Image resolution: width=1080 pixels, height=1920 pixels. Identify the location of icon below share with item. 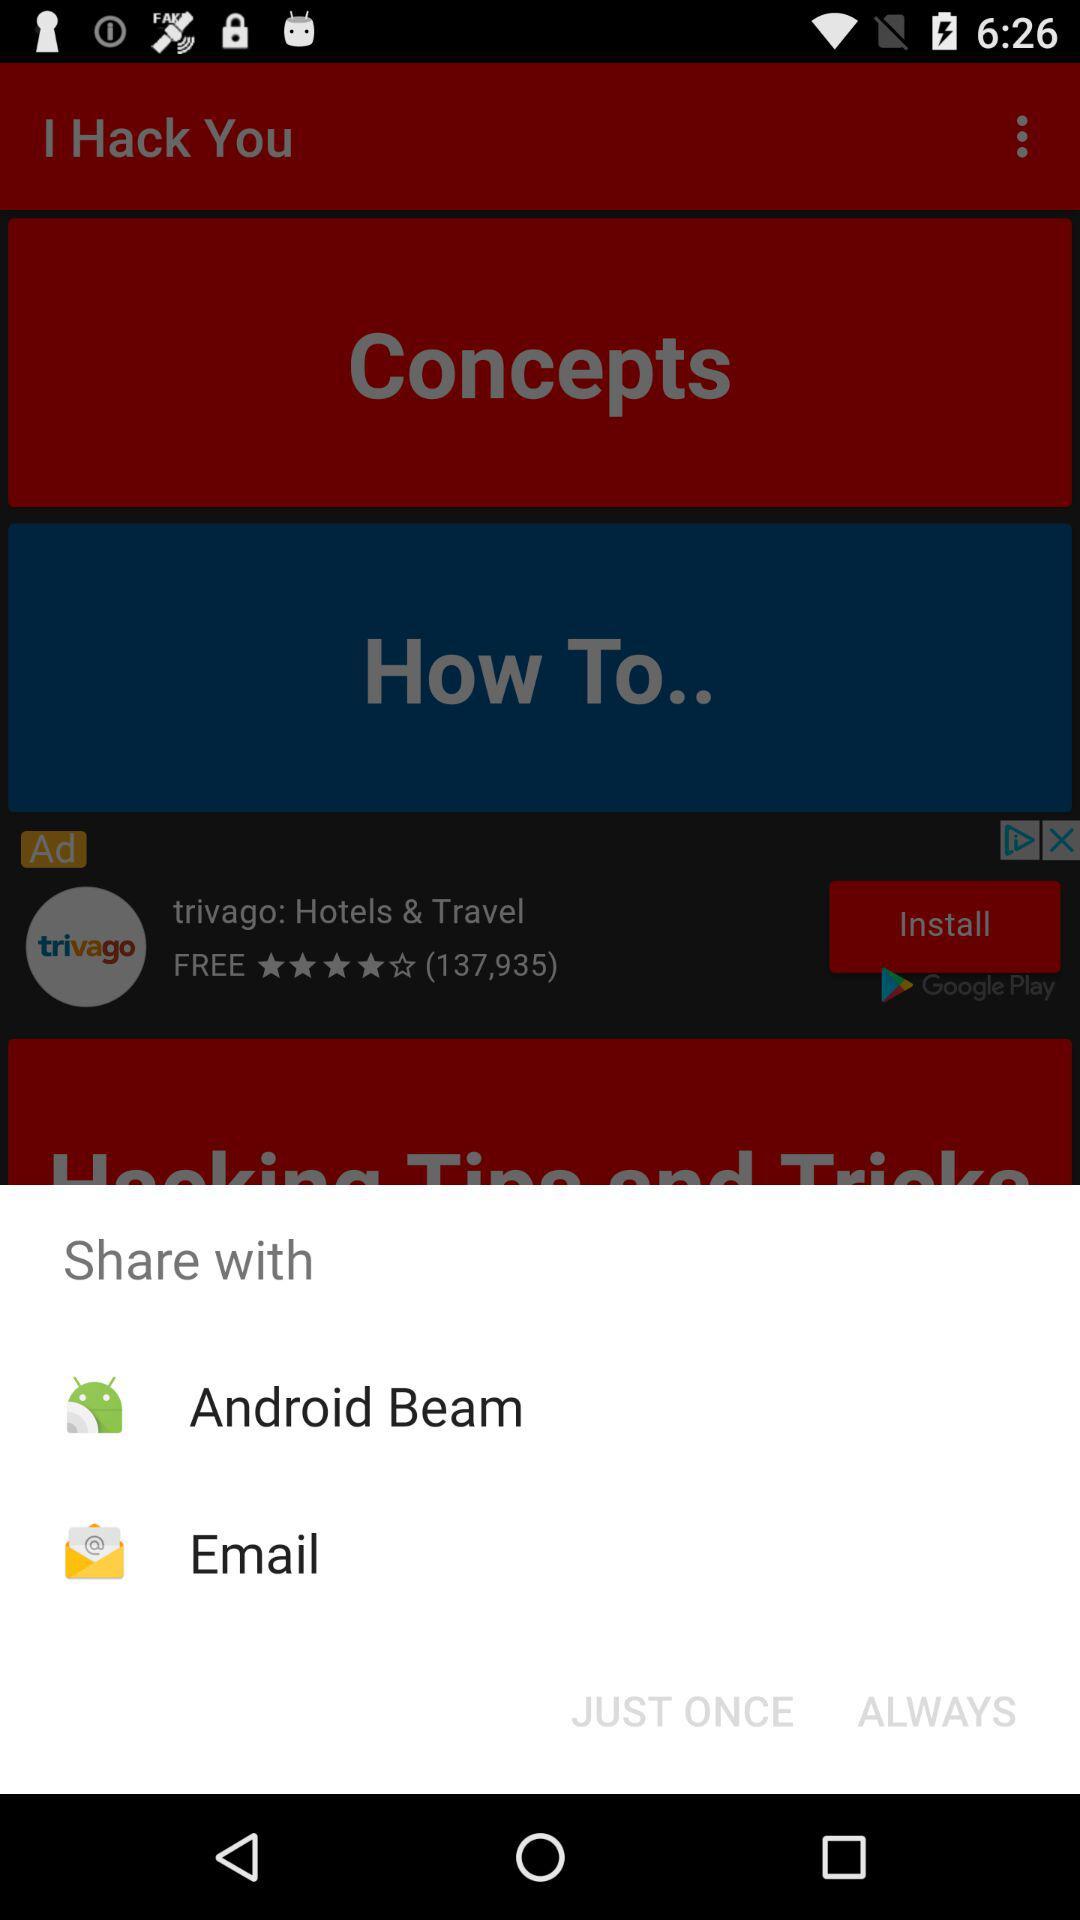
(681, 1708).